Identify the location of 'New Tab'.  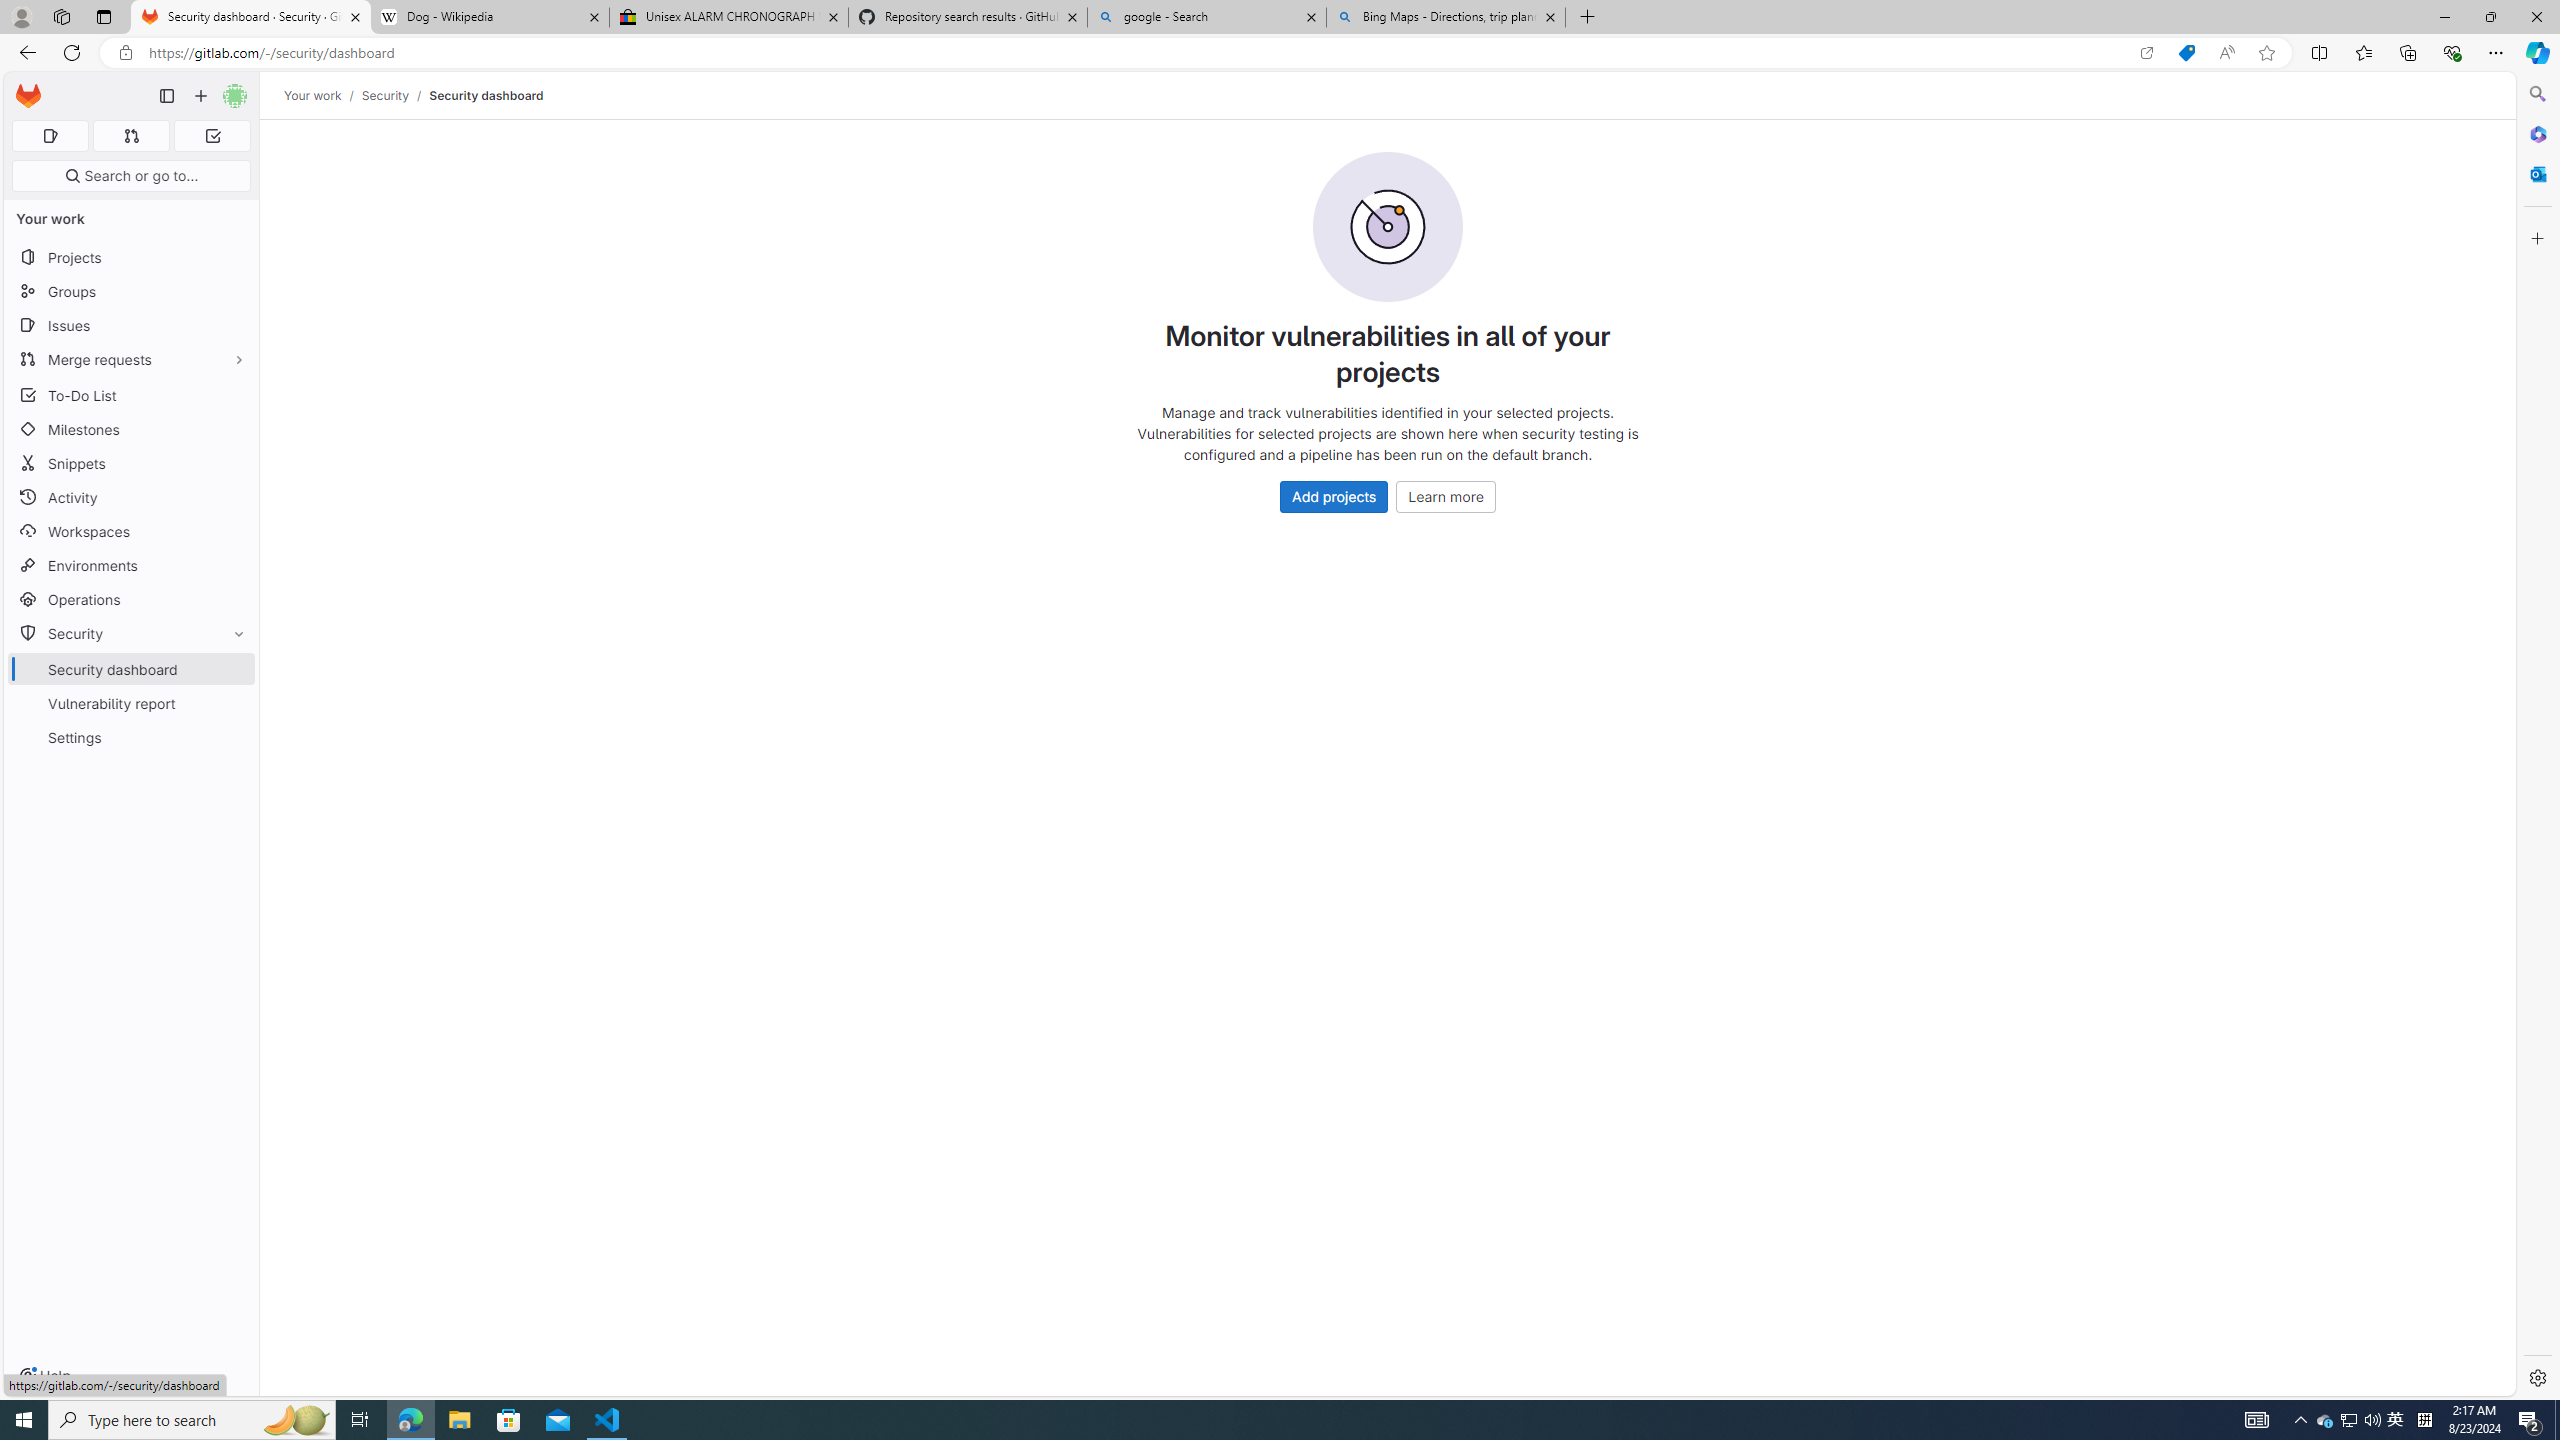
(1587, 16).